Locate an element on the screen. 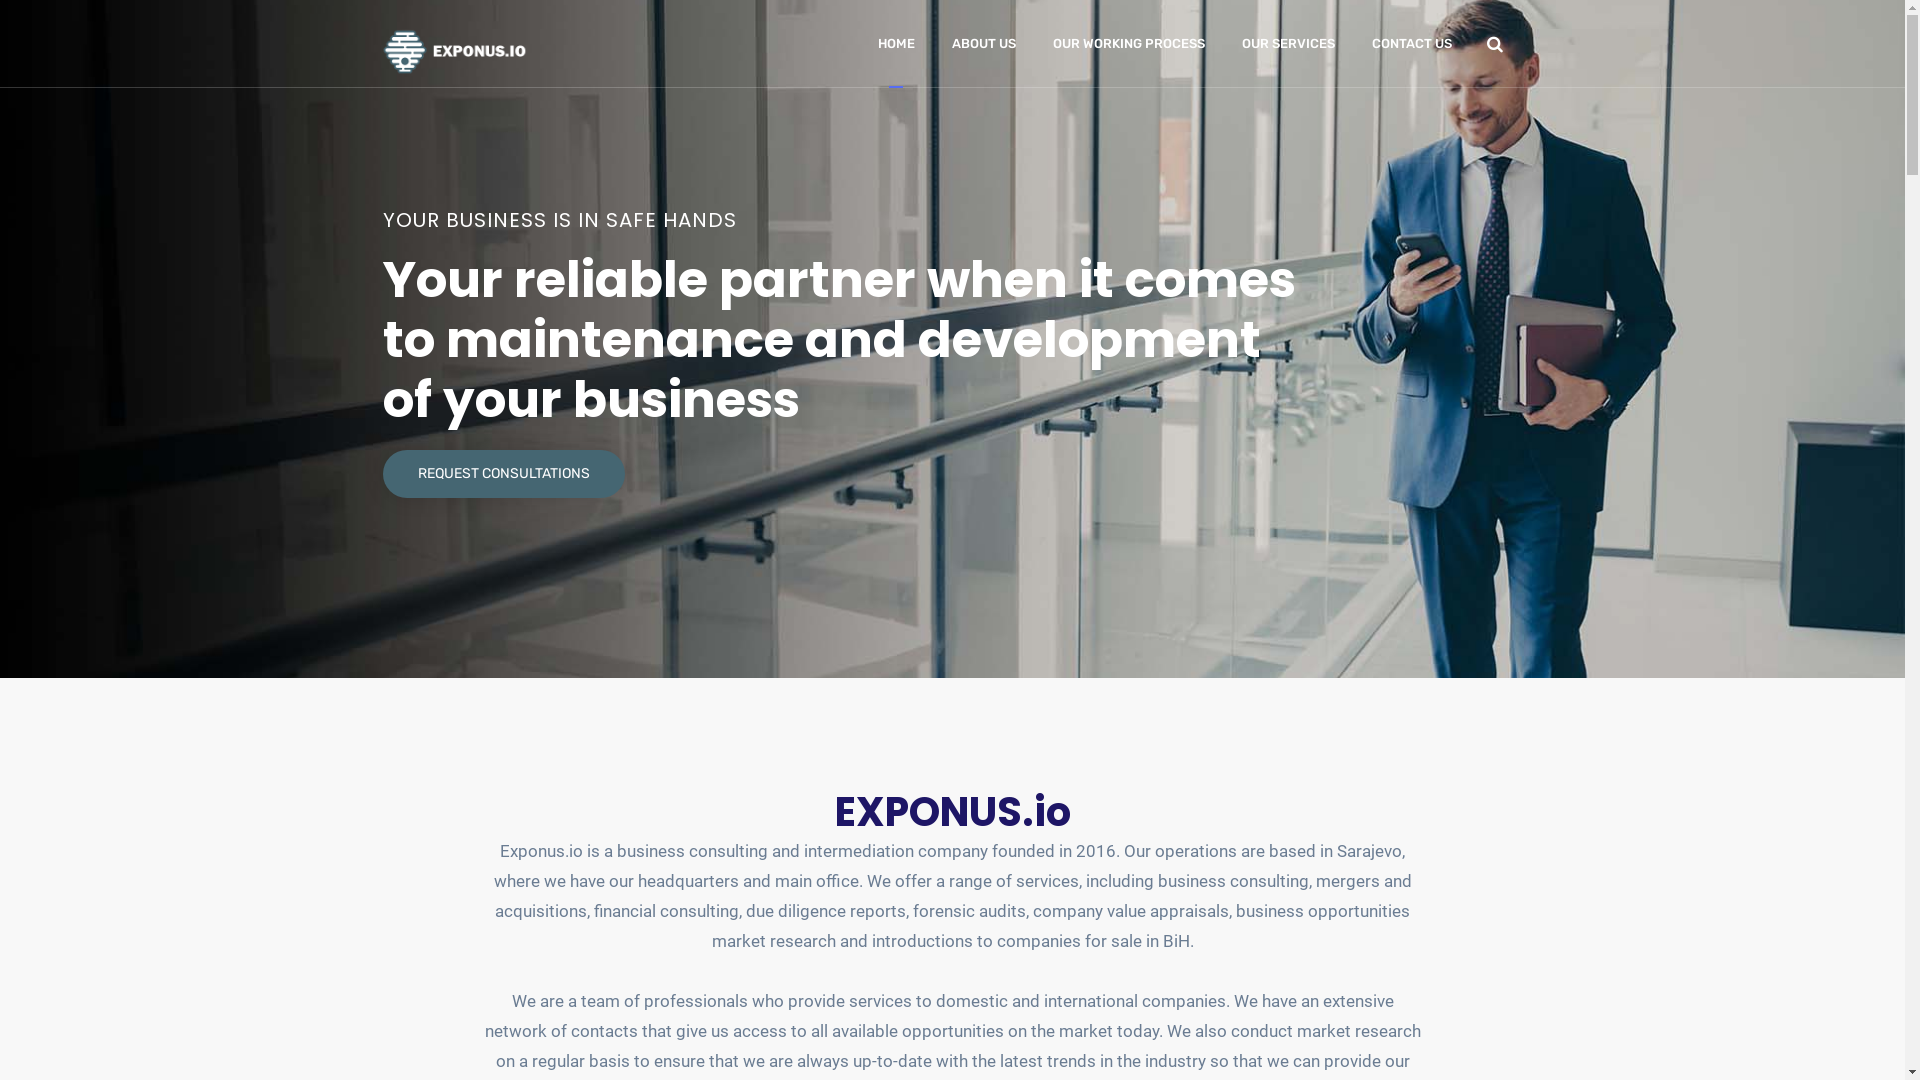 This screenshot has height=1080, width=1920. 'ABOUT US' is located at coordinates (983, 43).